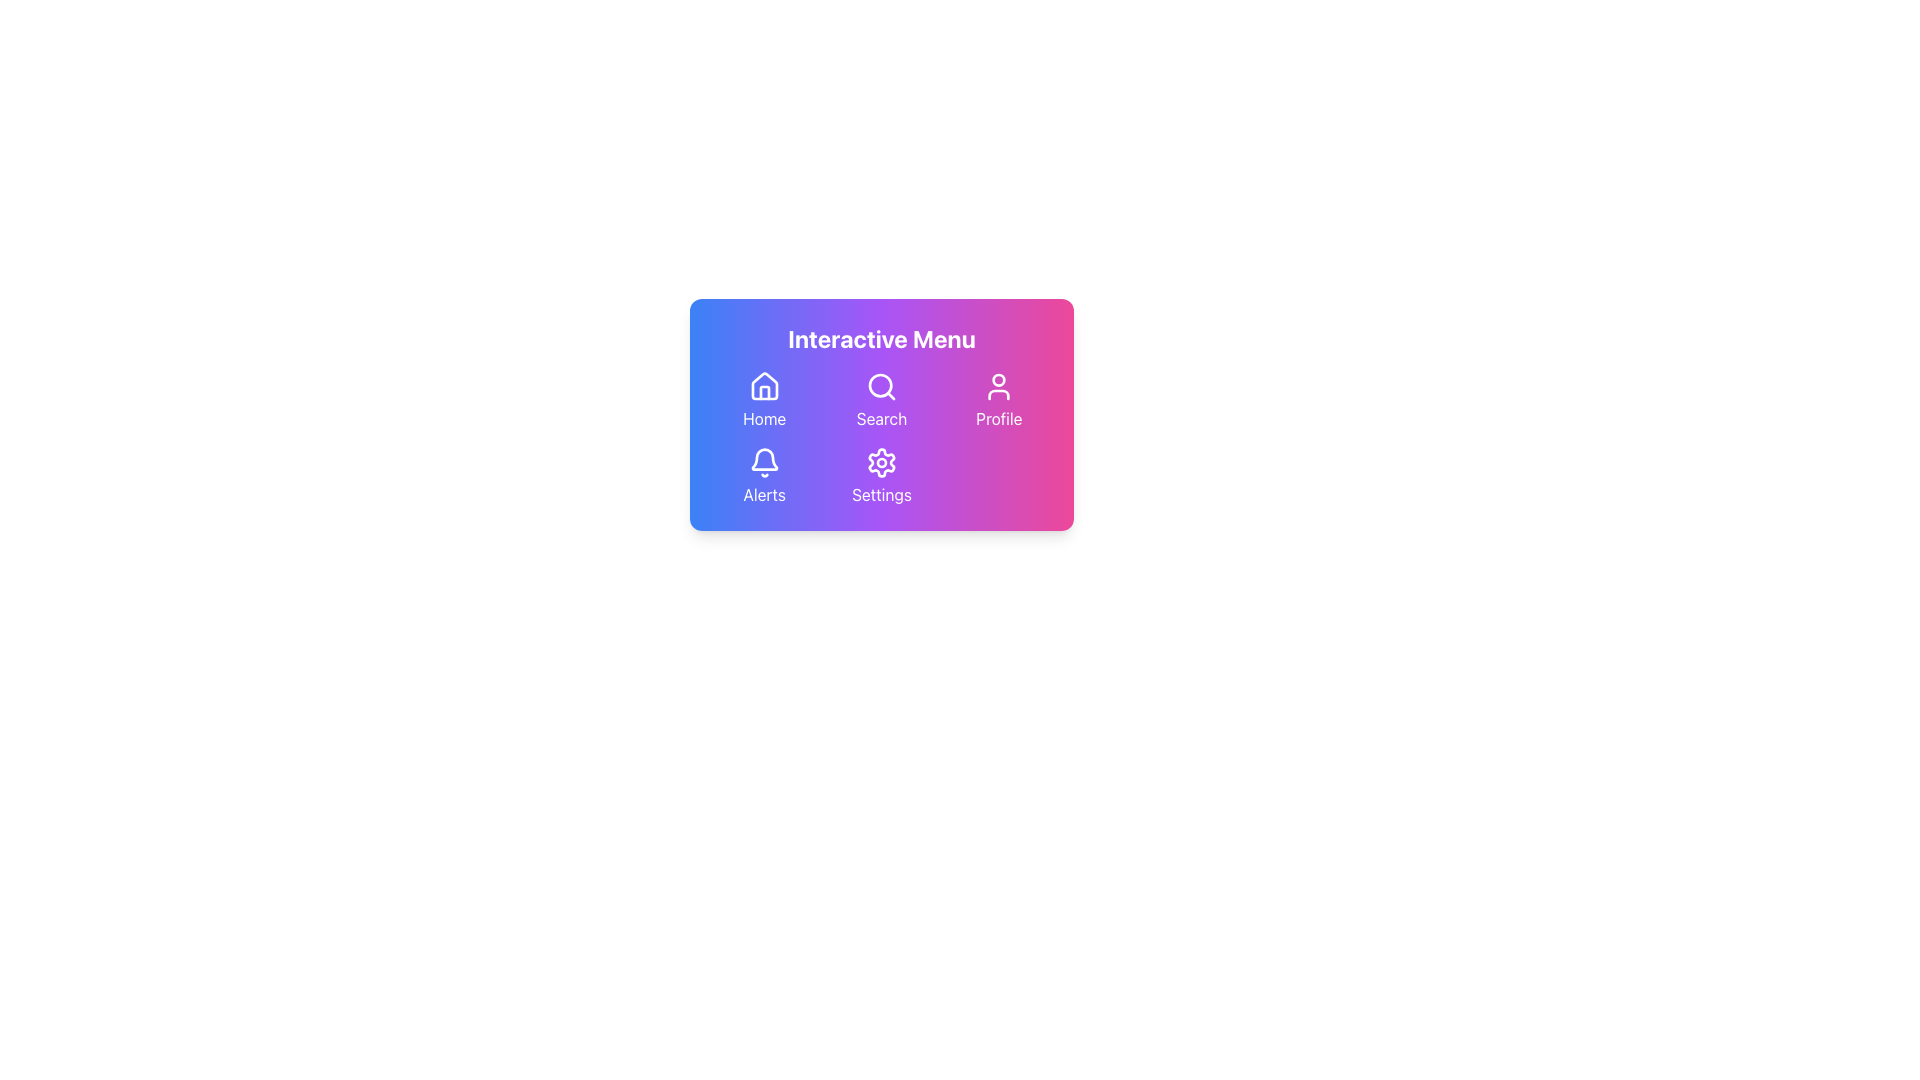 Image resolution: width=1920 pixels, height=1080 pixels. I want to click on the 'Home' text label styled with a white font against a gradient background in the interactive menu area, so click(763, 418).